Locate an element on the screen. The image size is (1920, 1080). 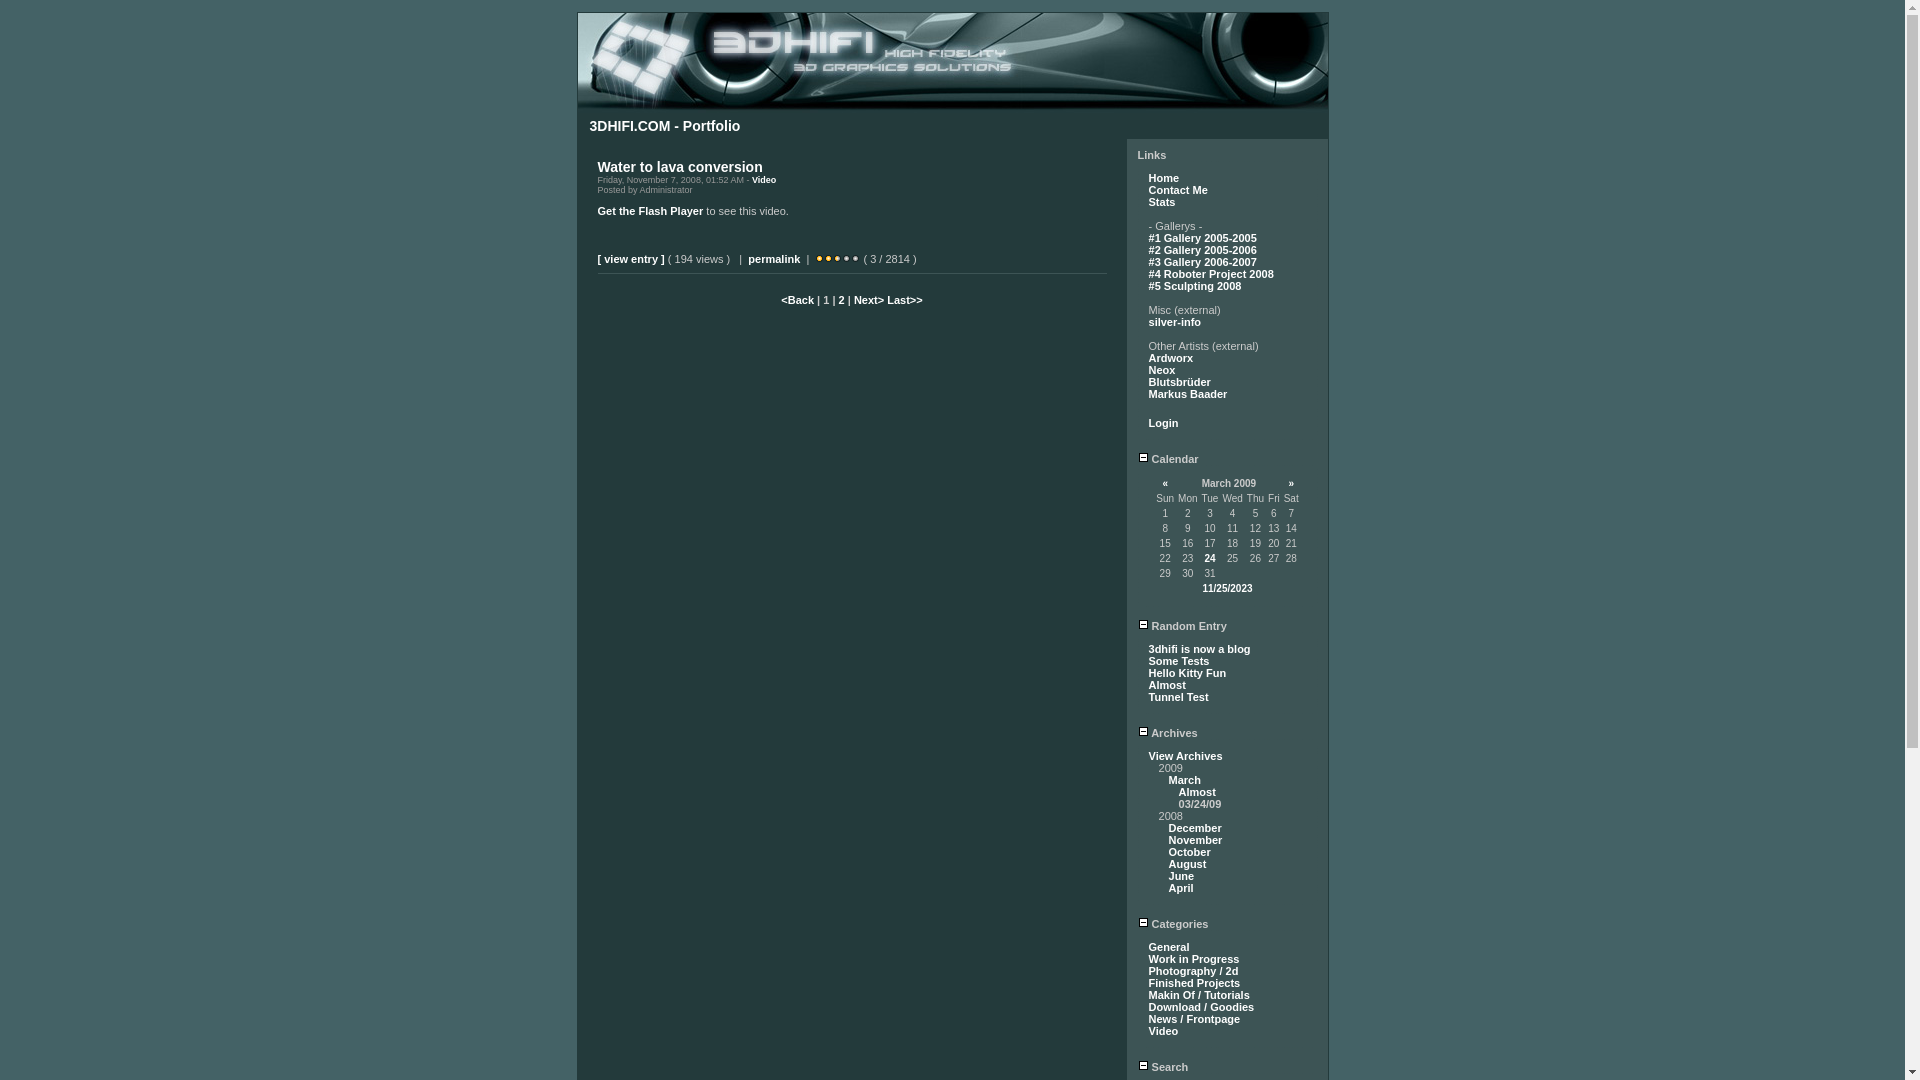
'Click to Rate Entry' is located at coordinates (828, 257).